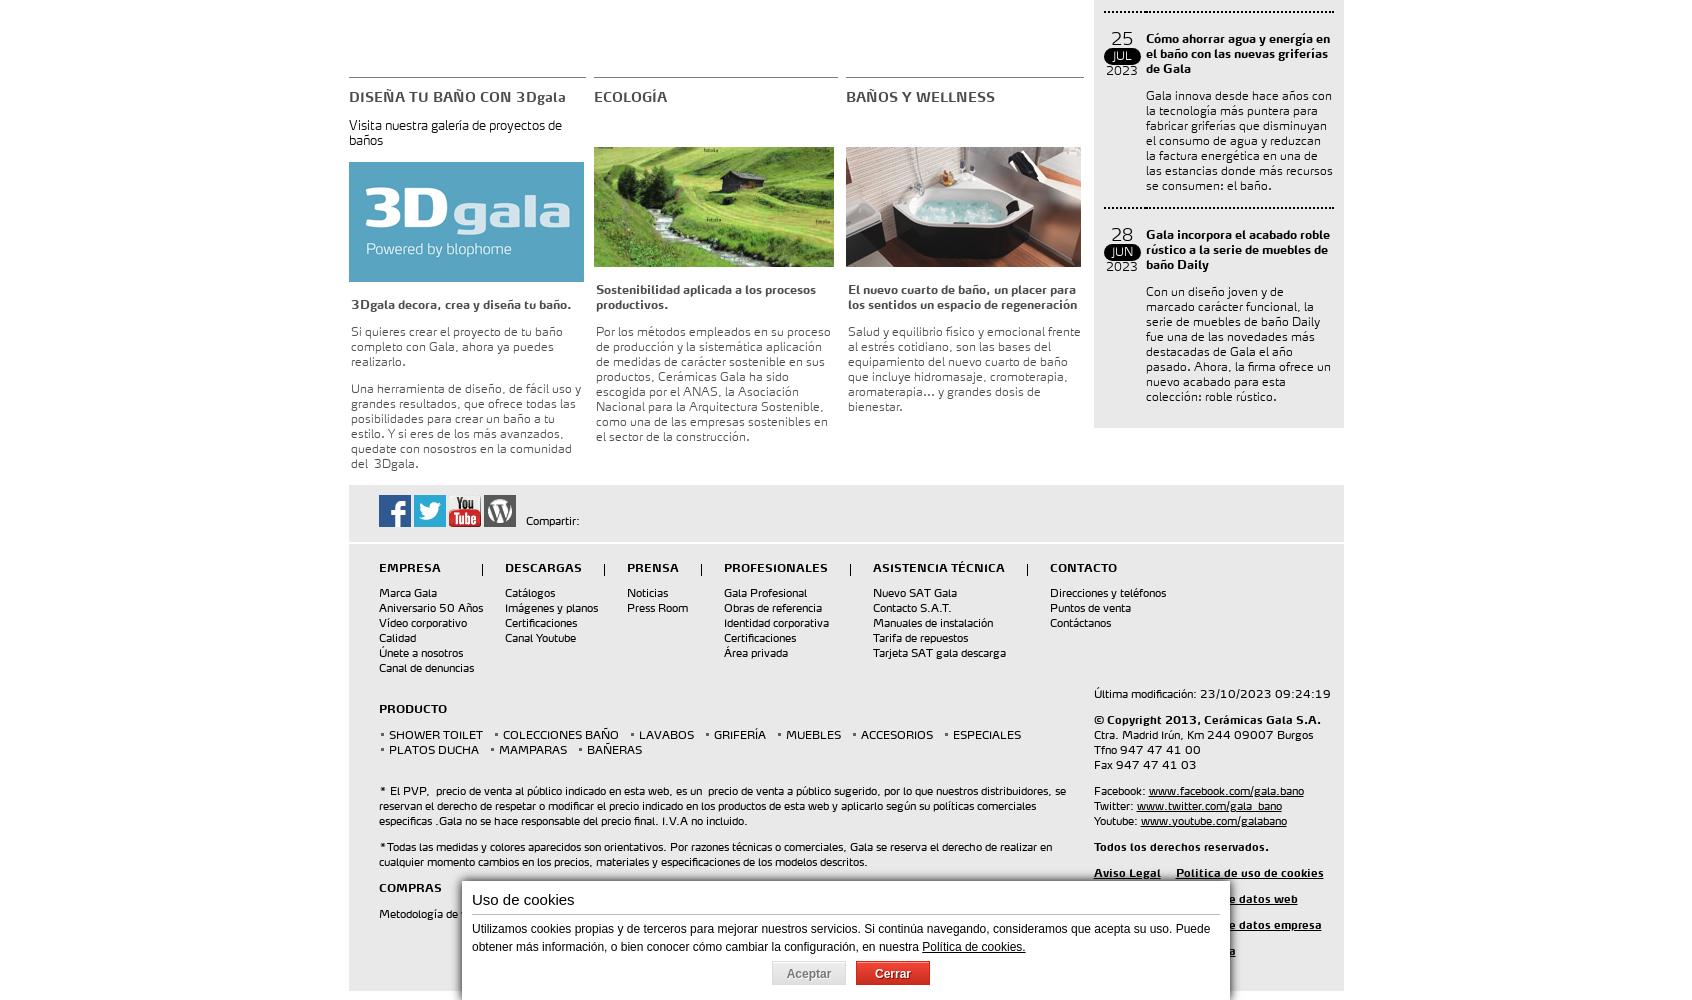 The width and height of the screenshot is (1692, 1000). I want to click on 'Última modificación: 23/10/2023 09:24:19', so click(1093, 693).